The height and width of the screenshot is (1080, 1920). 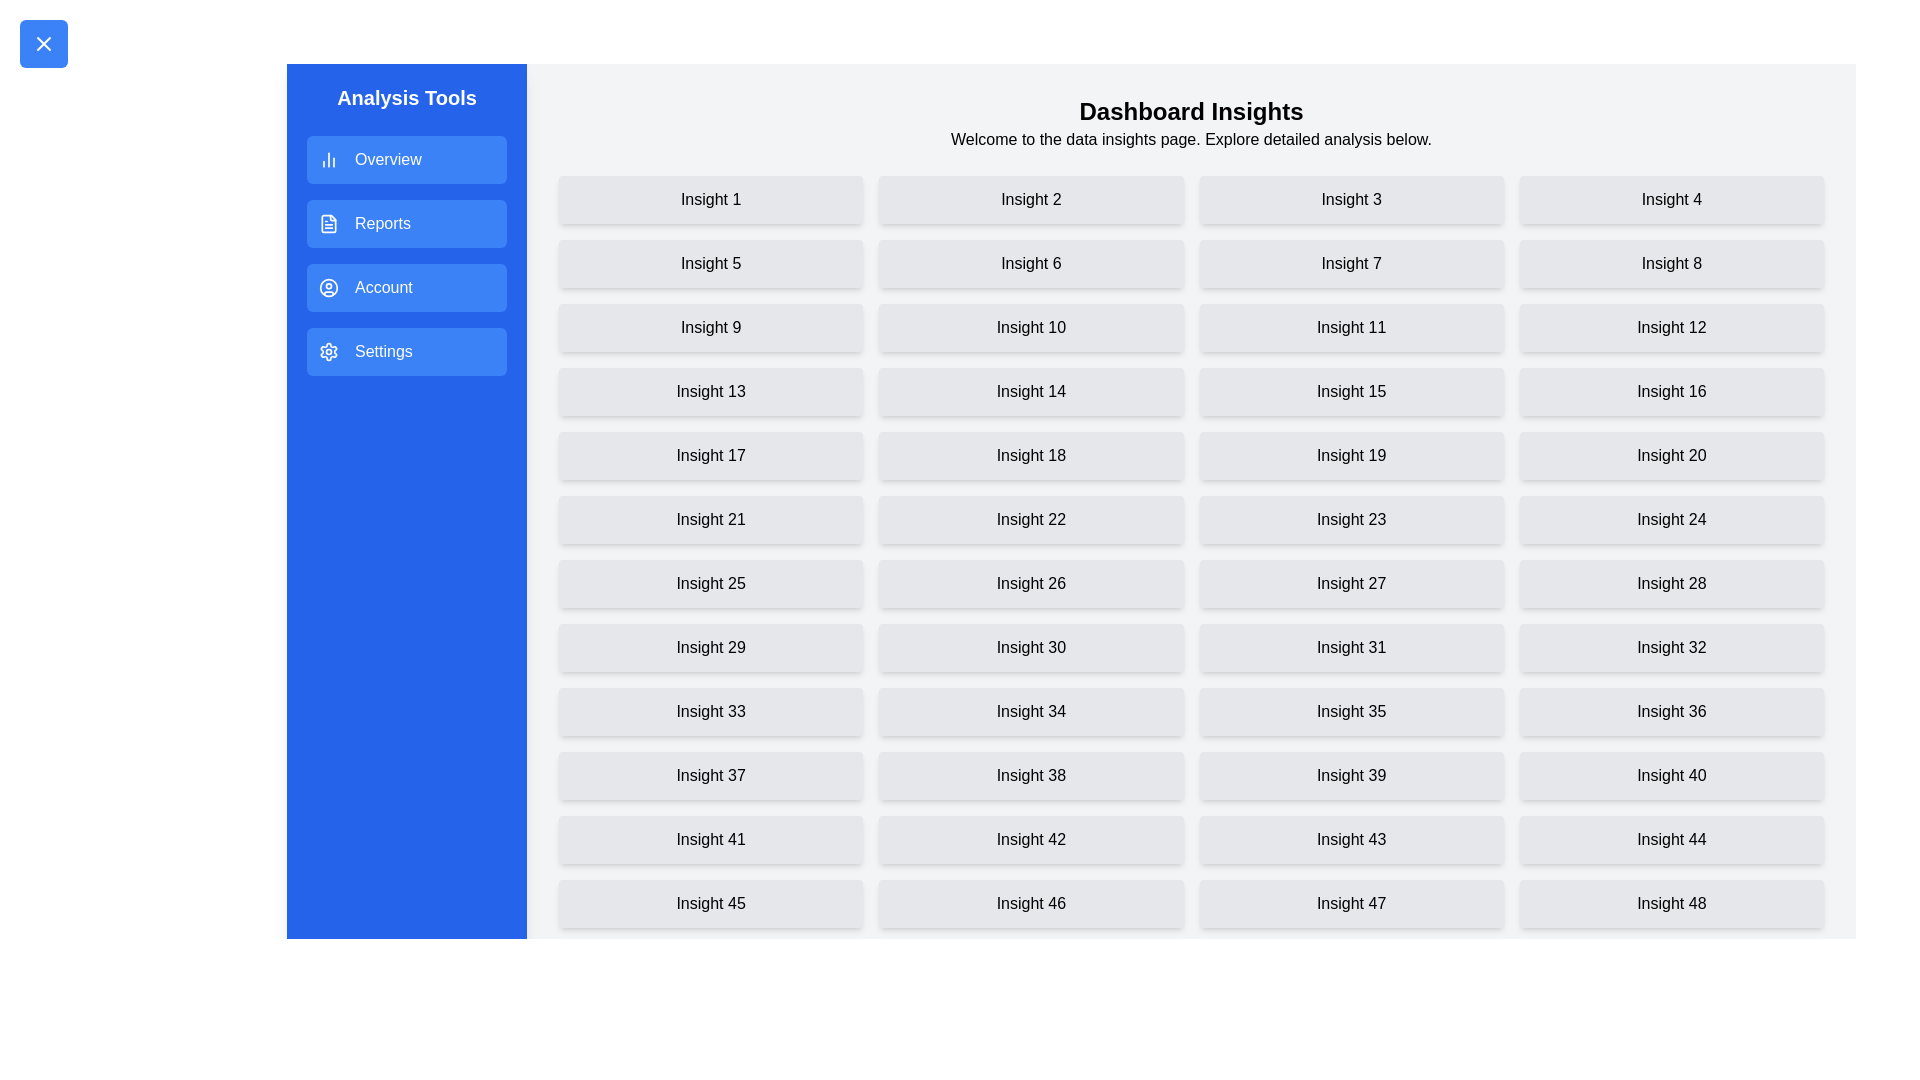 What do you see at coordinates (406, 158) in the screenshot?
I see `the menu item Overview in the drawer` at bounding box center [406, 158].